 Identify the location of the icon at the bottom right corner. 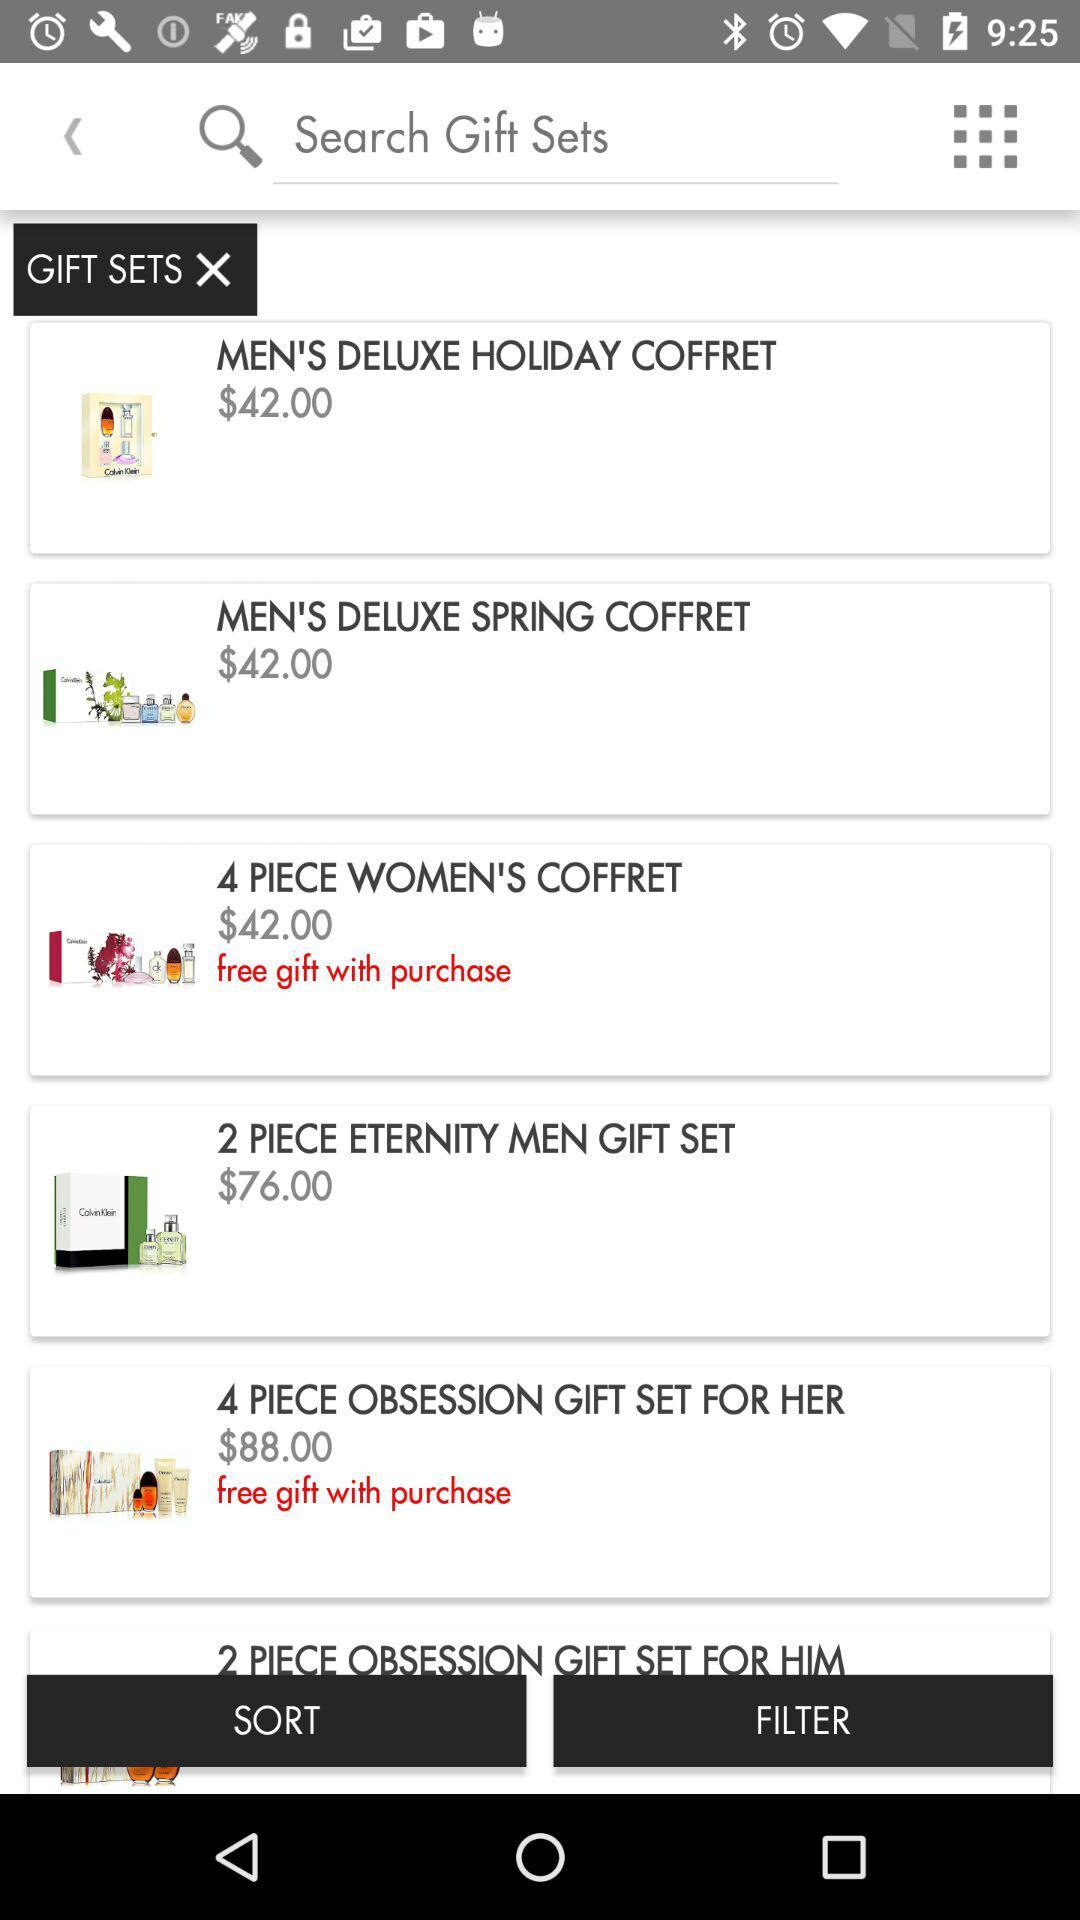
(802, 1719).